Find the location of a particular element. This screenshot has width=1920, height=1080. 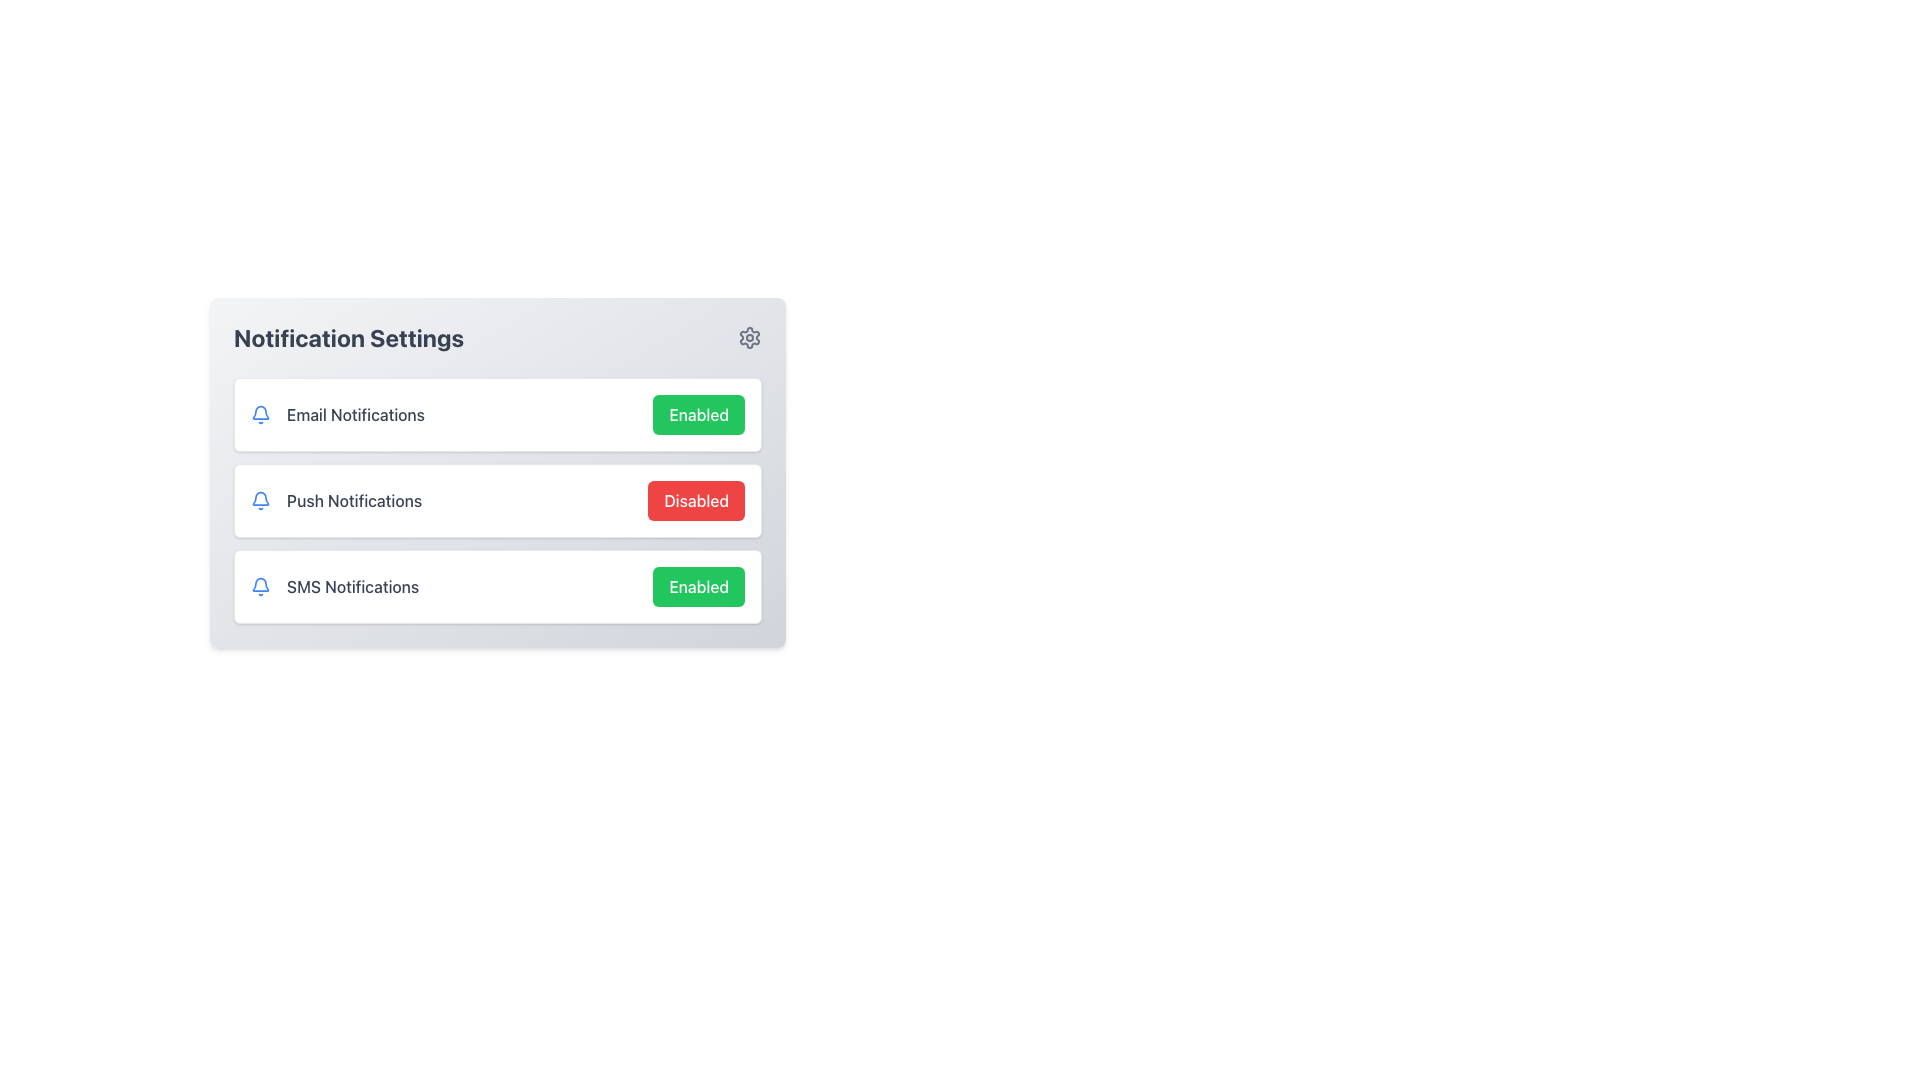

the disabled push notifications button located to the far right within the 'Push Notifications' row, which is the second button in the list after 'Email Notifications.' is located at coordinates (696, 500).